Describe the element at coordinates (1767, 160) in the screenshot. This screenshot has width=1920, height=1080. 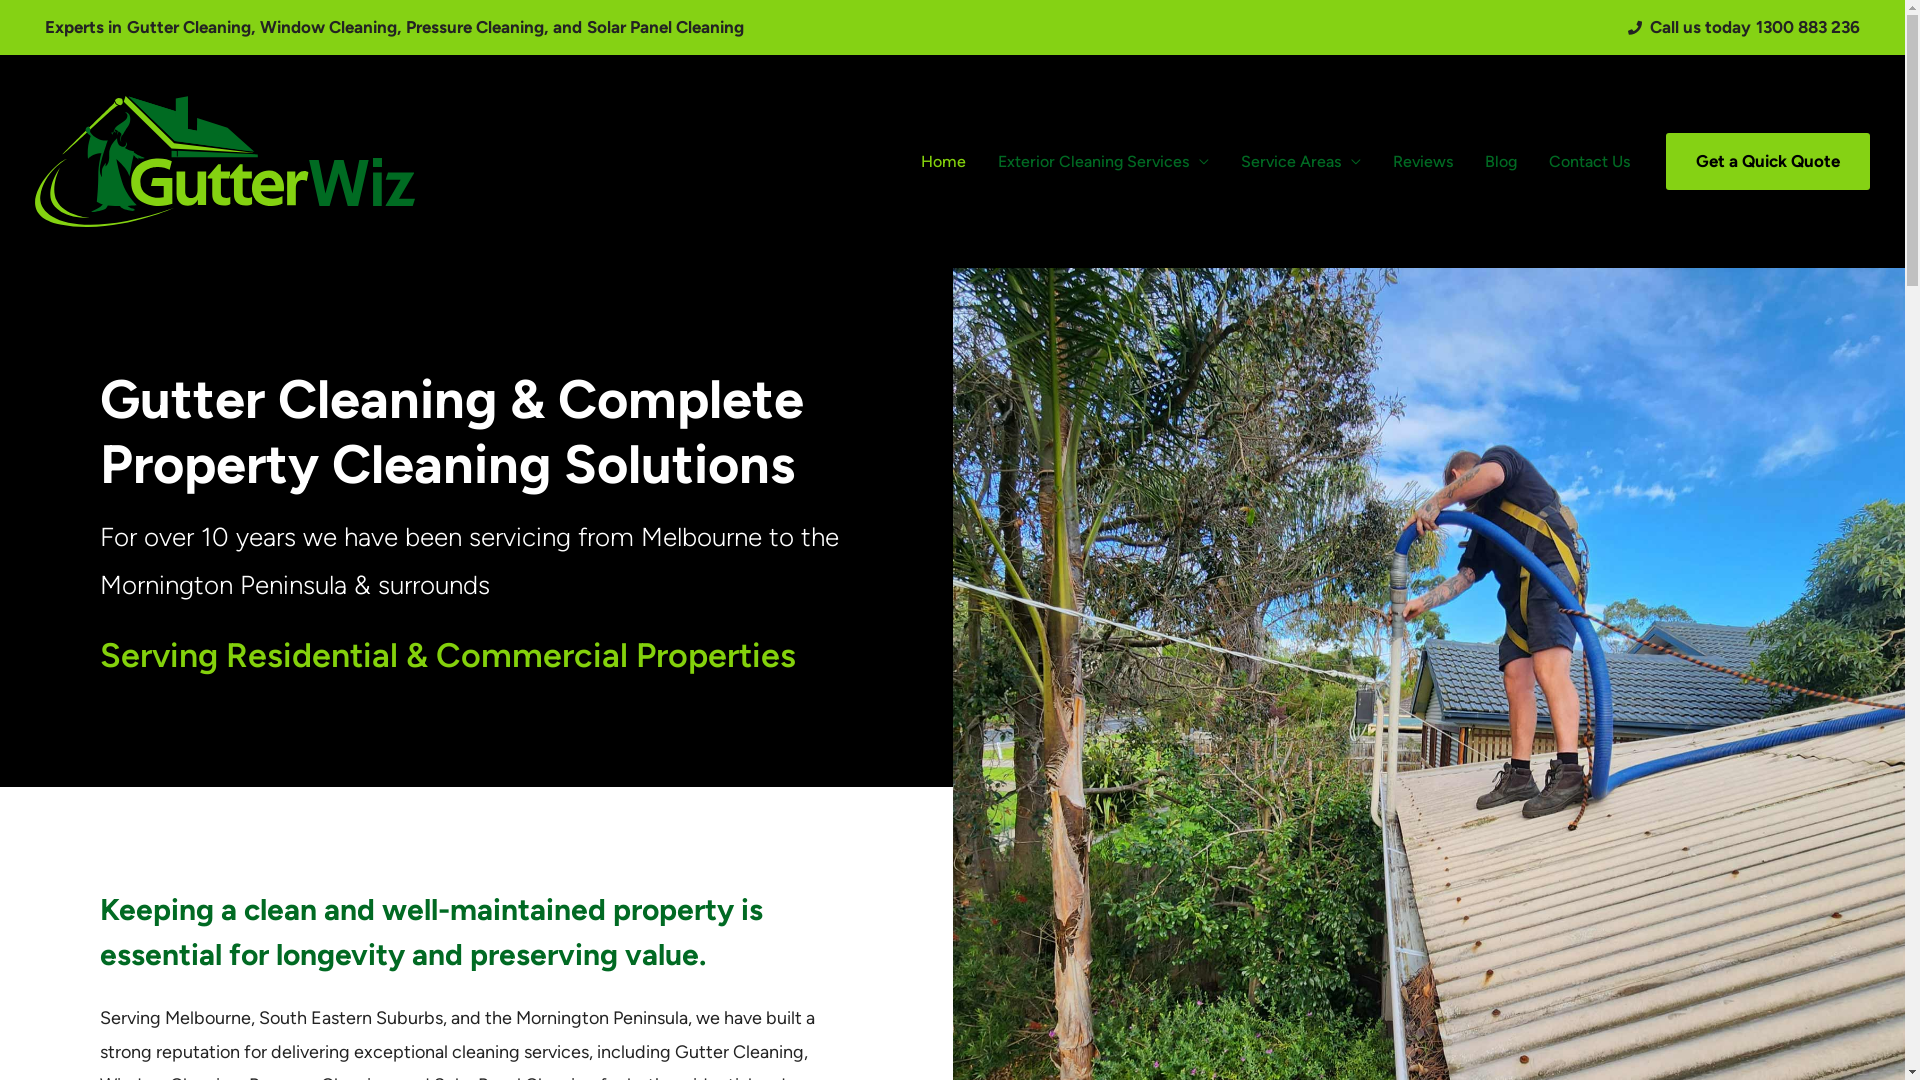
I see `'Get a Quick Quote'` at that location.